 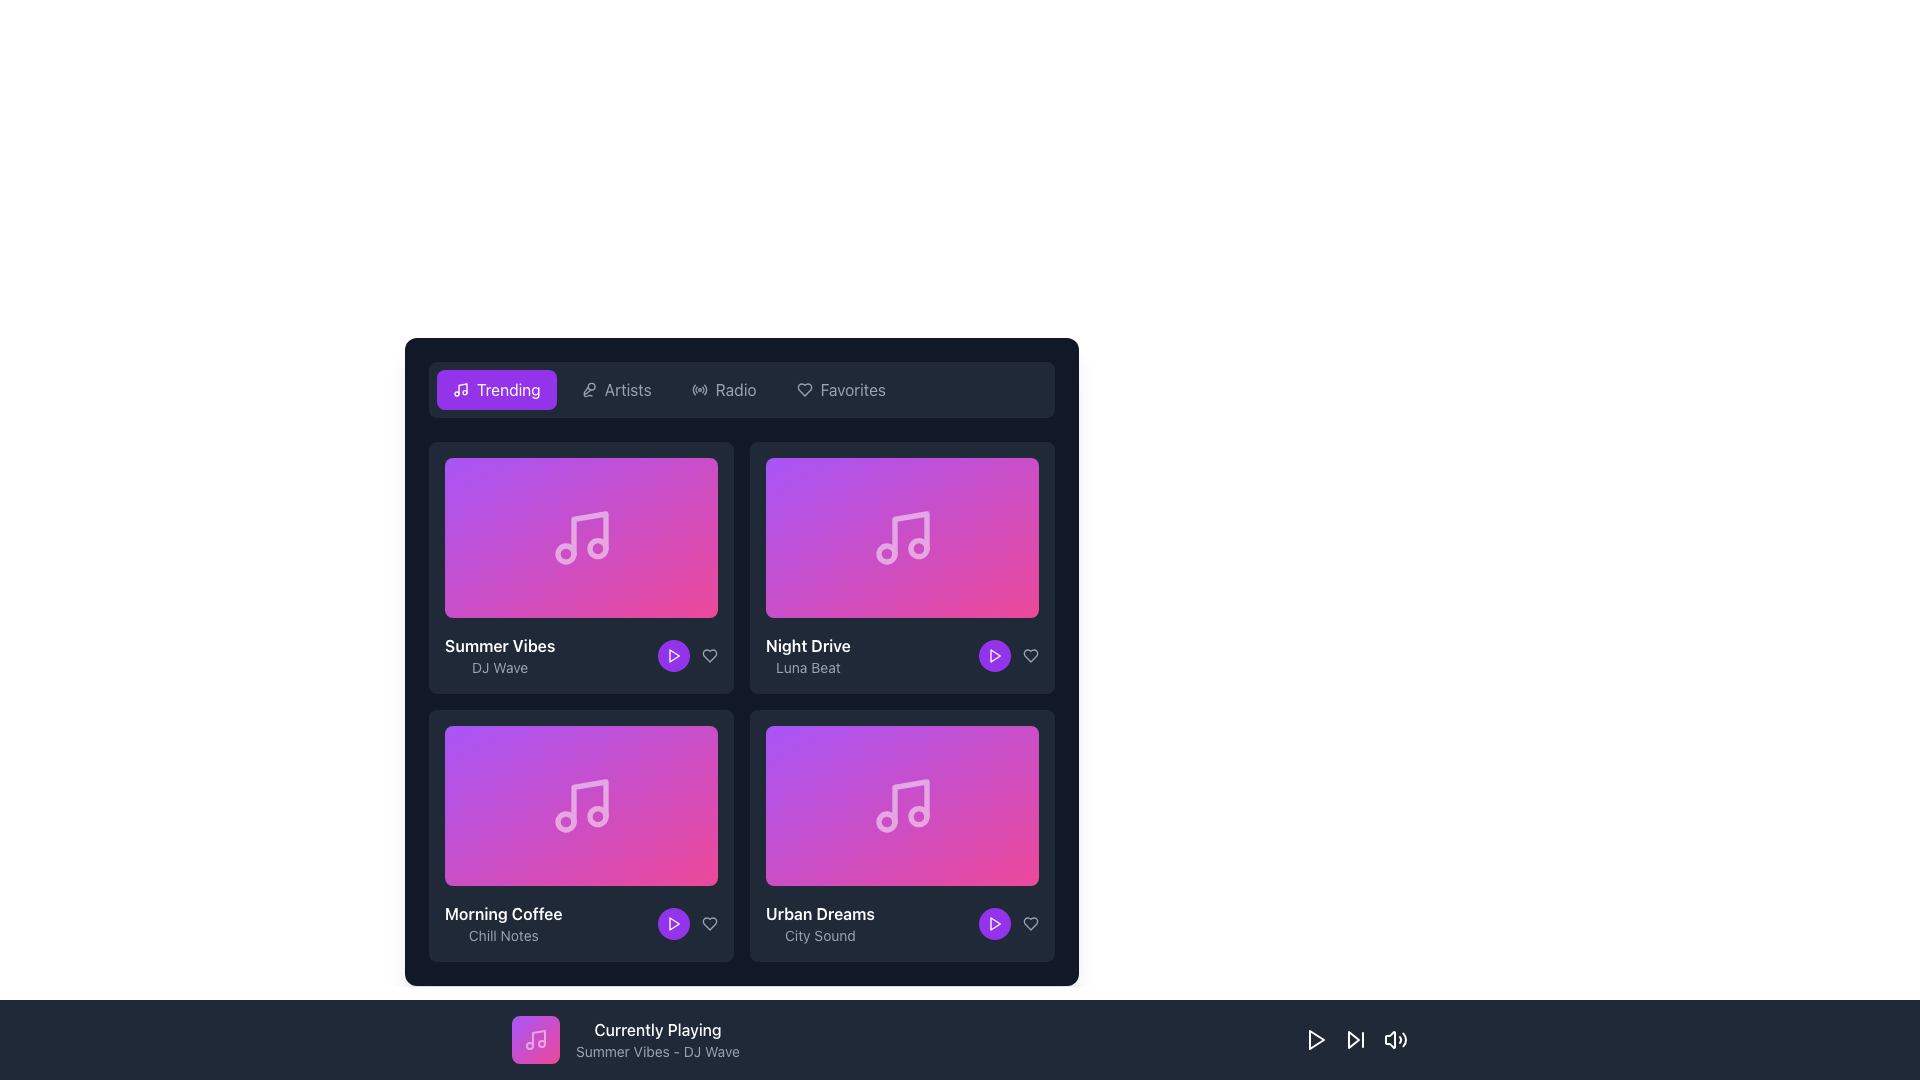 What do you see at coordinates (885, 554) in the screenshot?
I see `the lower circular component of the musical note icon in the 'Night Drive' card, which is semi-transparent white on a gradient pink background` at bounding box center [885, 554].